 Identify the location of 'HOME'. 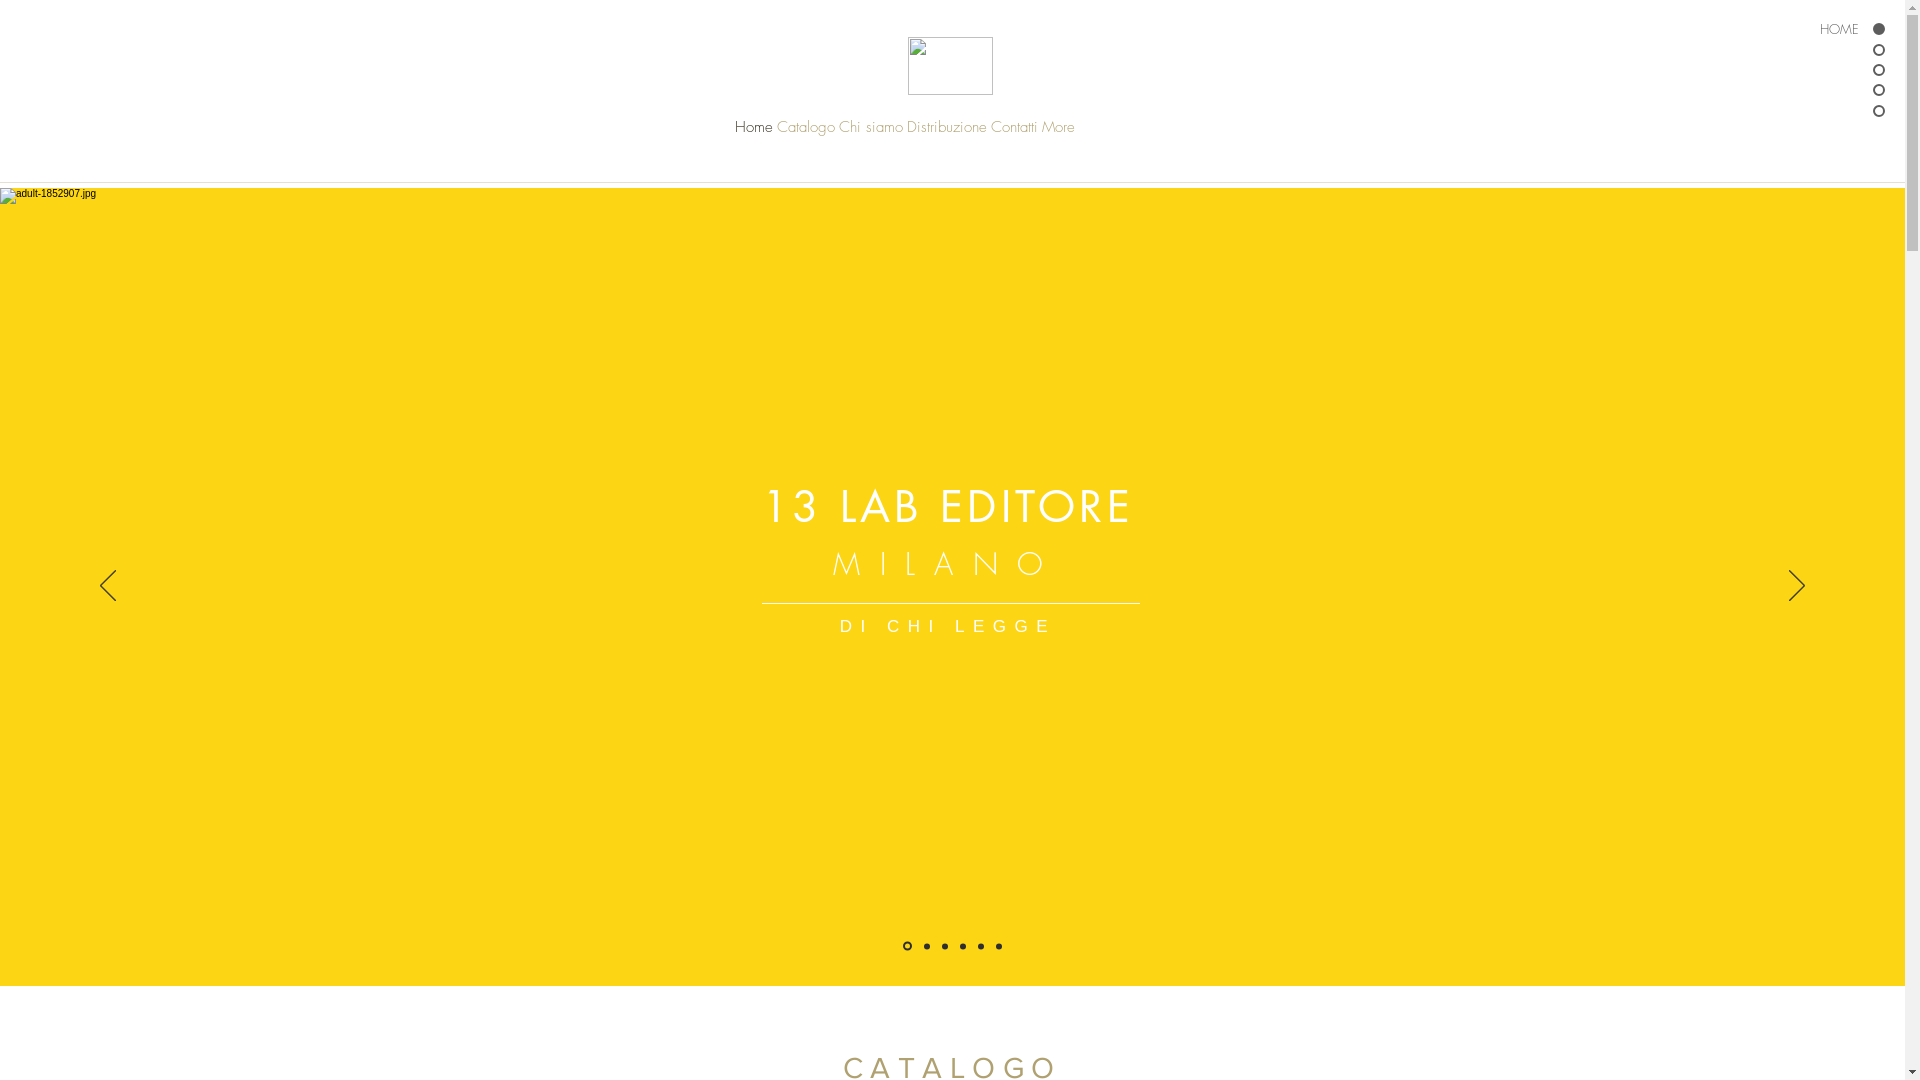
(1820, 29).